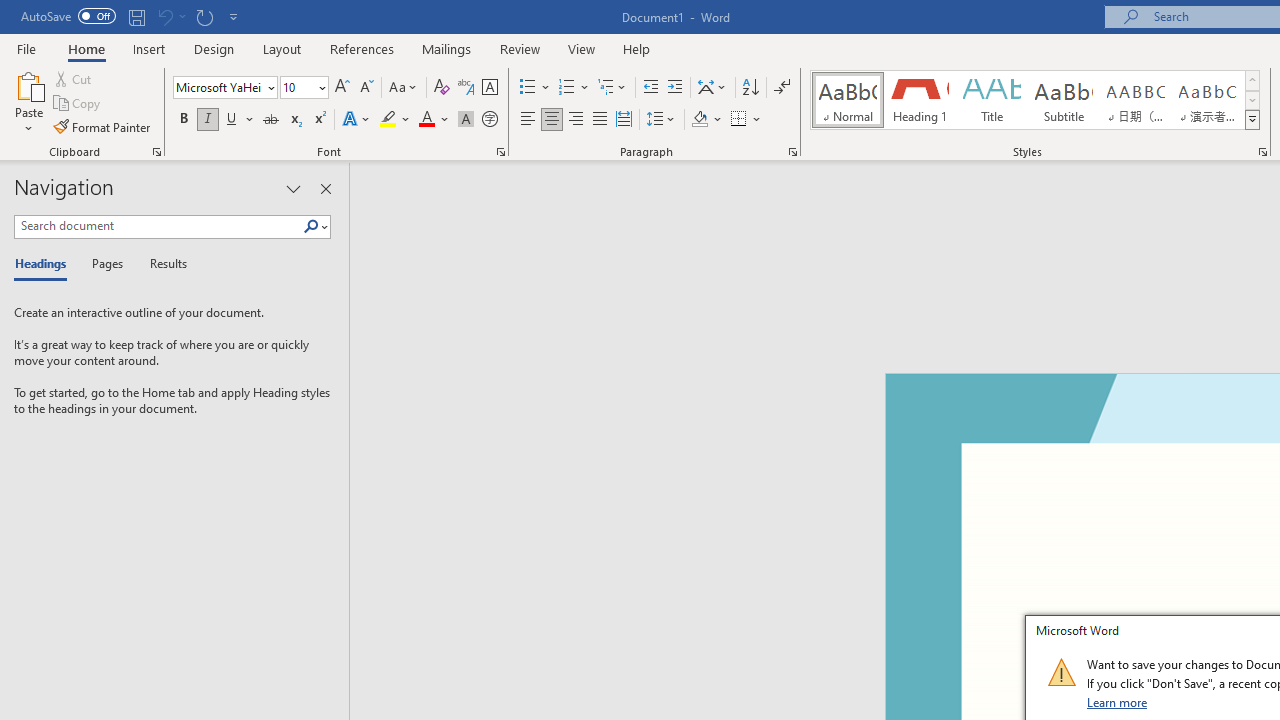 This screenshot has width=1280, height=720. What do you see at coordinates (781, 86) in the screenshot?
I see `'Show/Hide Editing Marks'` at bounding box center [781, 86].